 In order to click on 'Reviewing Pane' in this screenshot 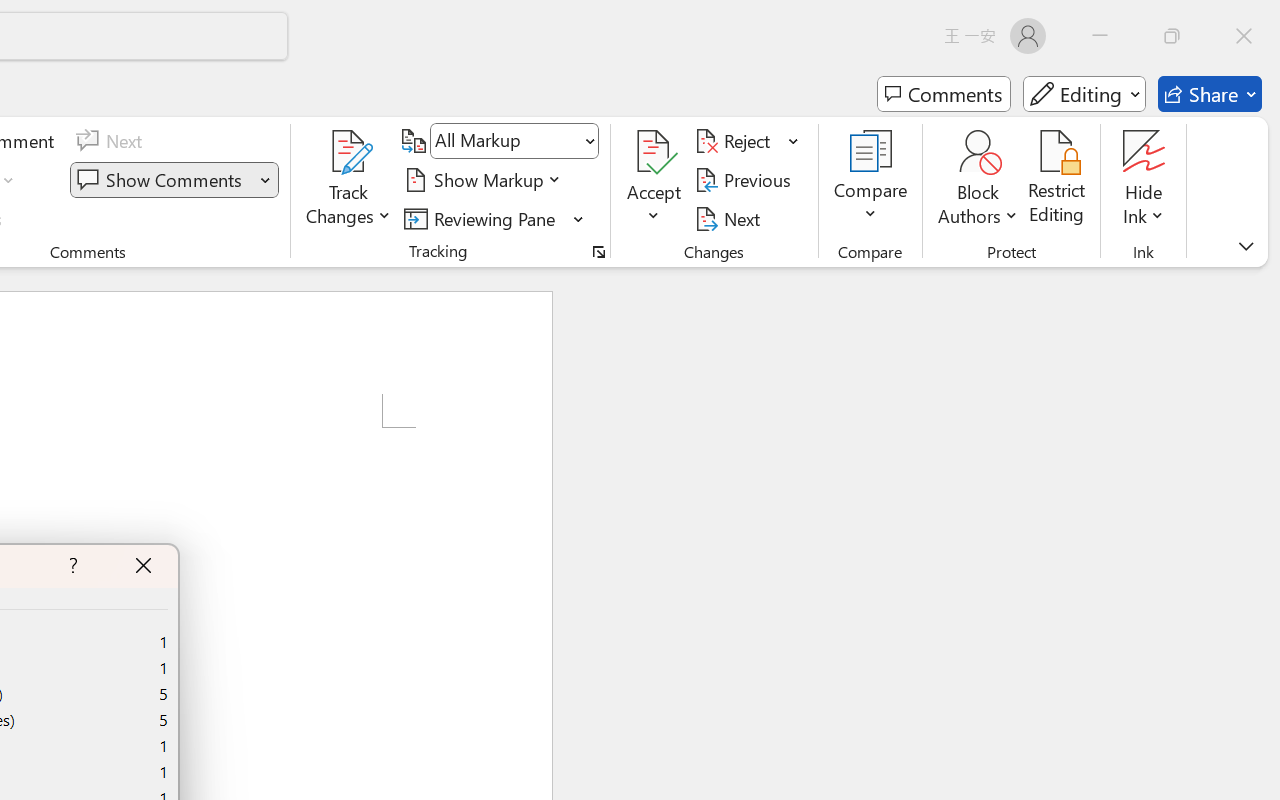, I will do `click(494, 218)`.